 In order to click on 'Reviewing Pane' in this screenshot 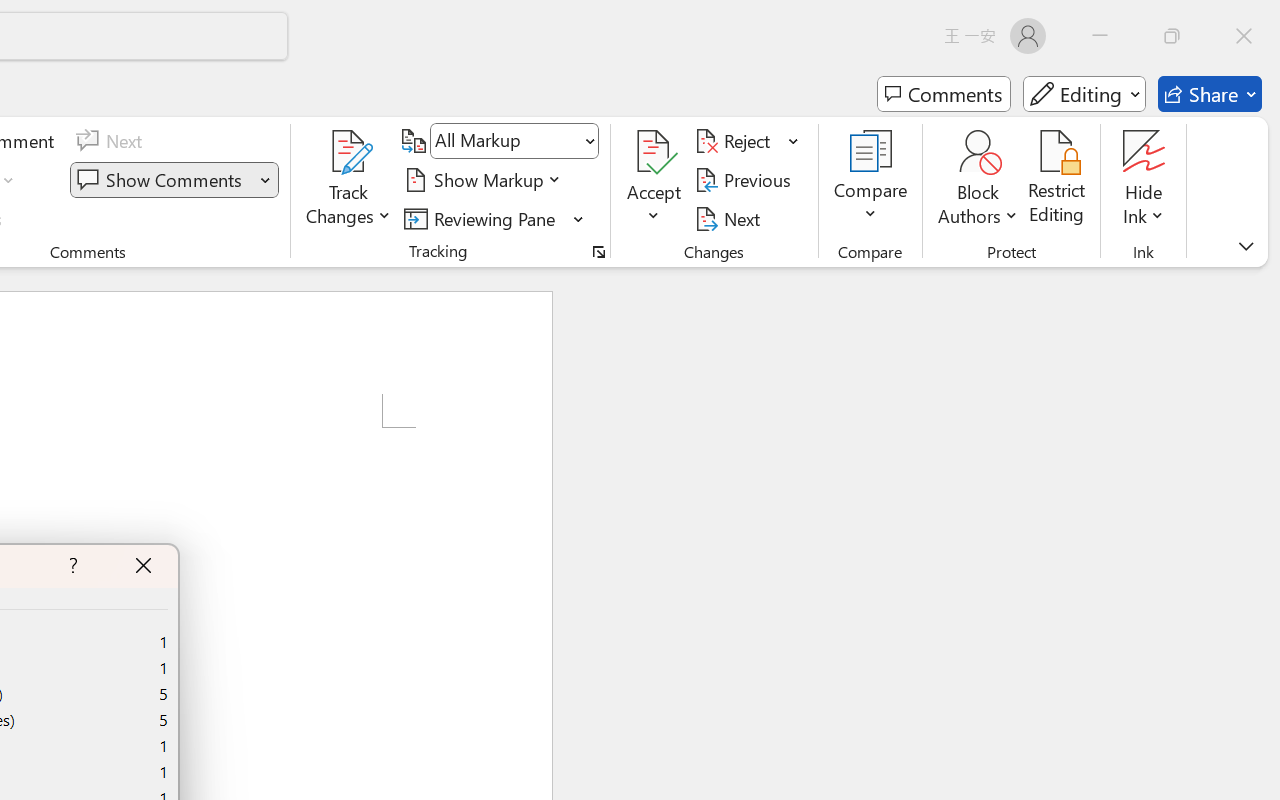, I will do `click(494, 218)`.